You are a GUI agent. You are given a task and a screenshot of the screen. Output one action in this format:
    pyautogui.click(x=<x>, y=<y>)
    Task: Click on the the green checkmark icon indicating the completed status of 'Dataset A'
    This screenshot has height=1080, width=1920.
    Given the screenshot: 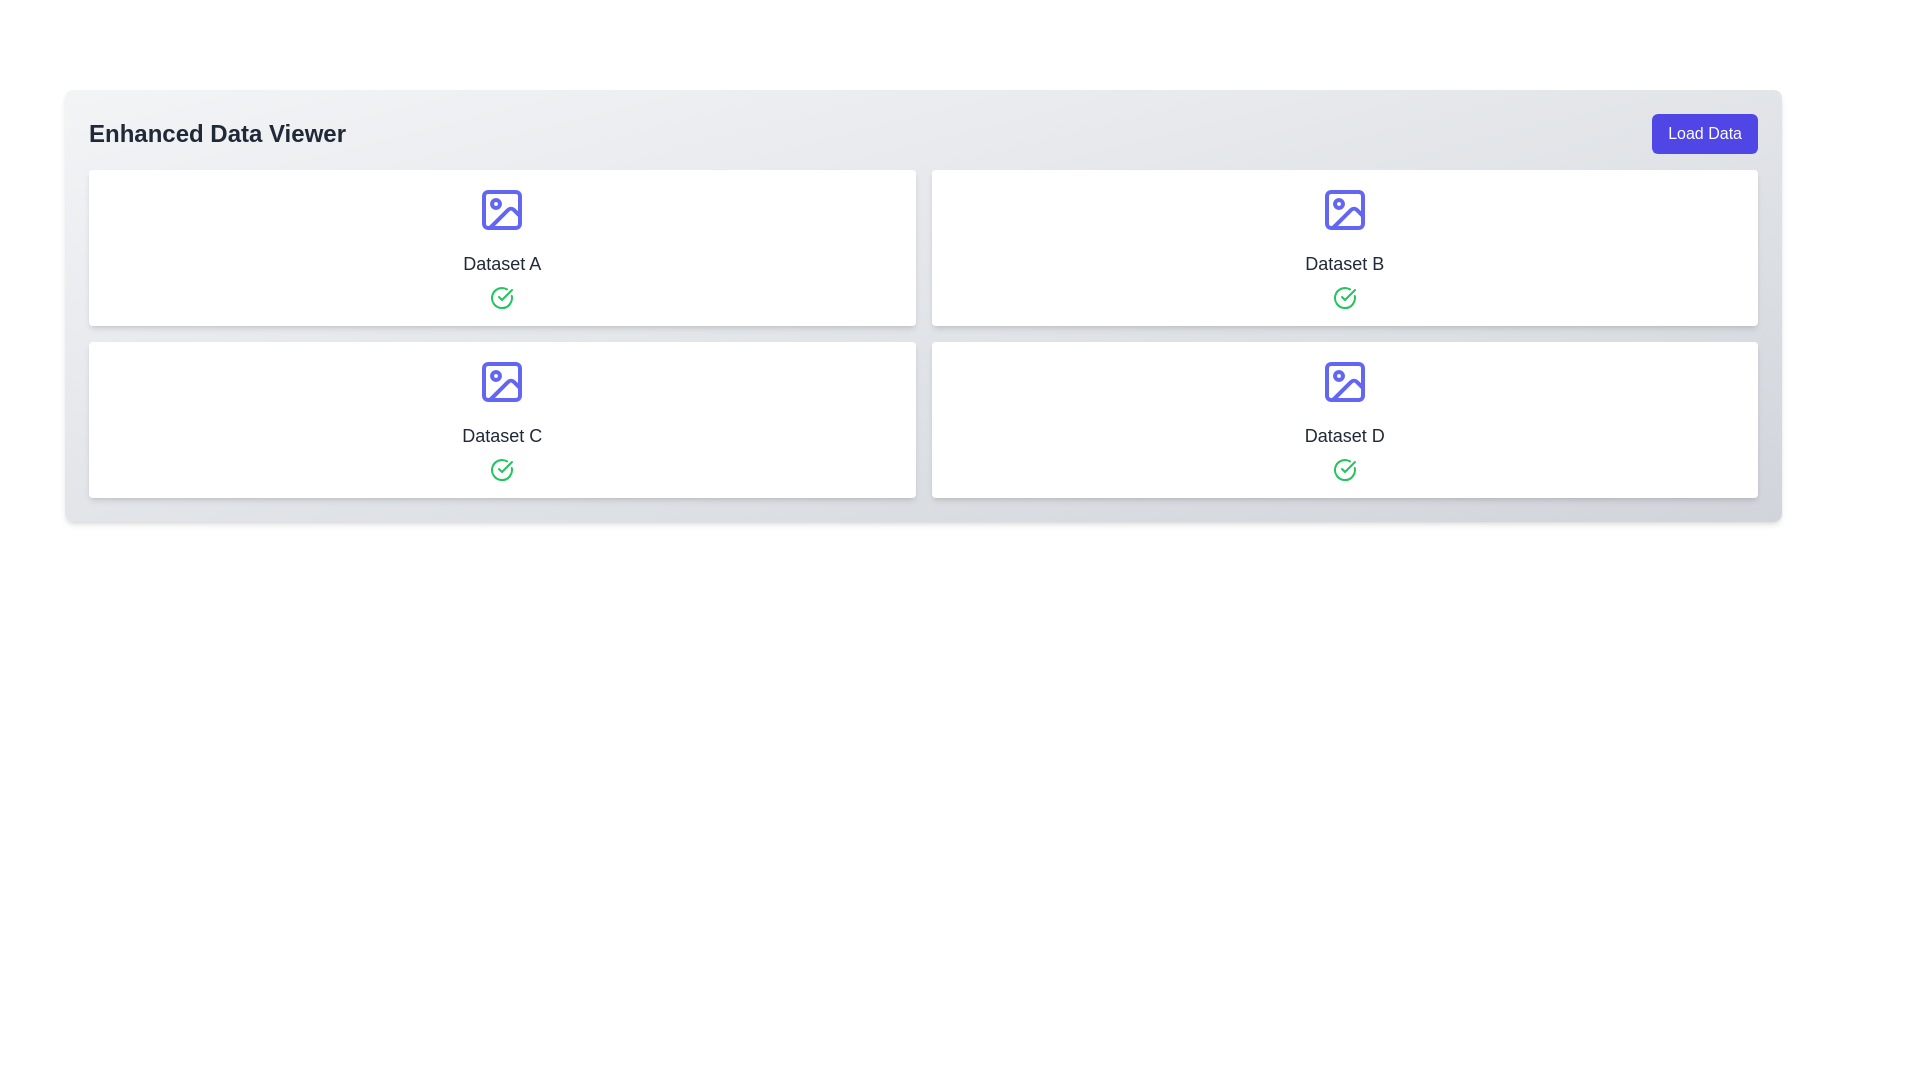 What is the action you would take?
    pyautogui.click(x=505, y=466)
    